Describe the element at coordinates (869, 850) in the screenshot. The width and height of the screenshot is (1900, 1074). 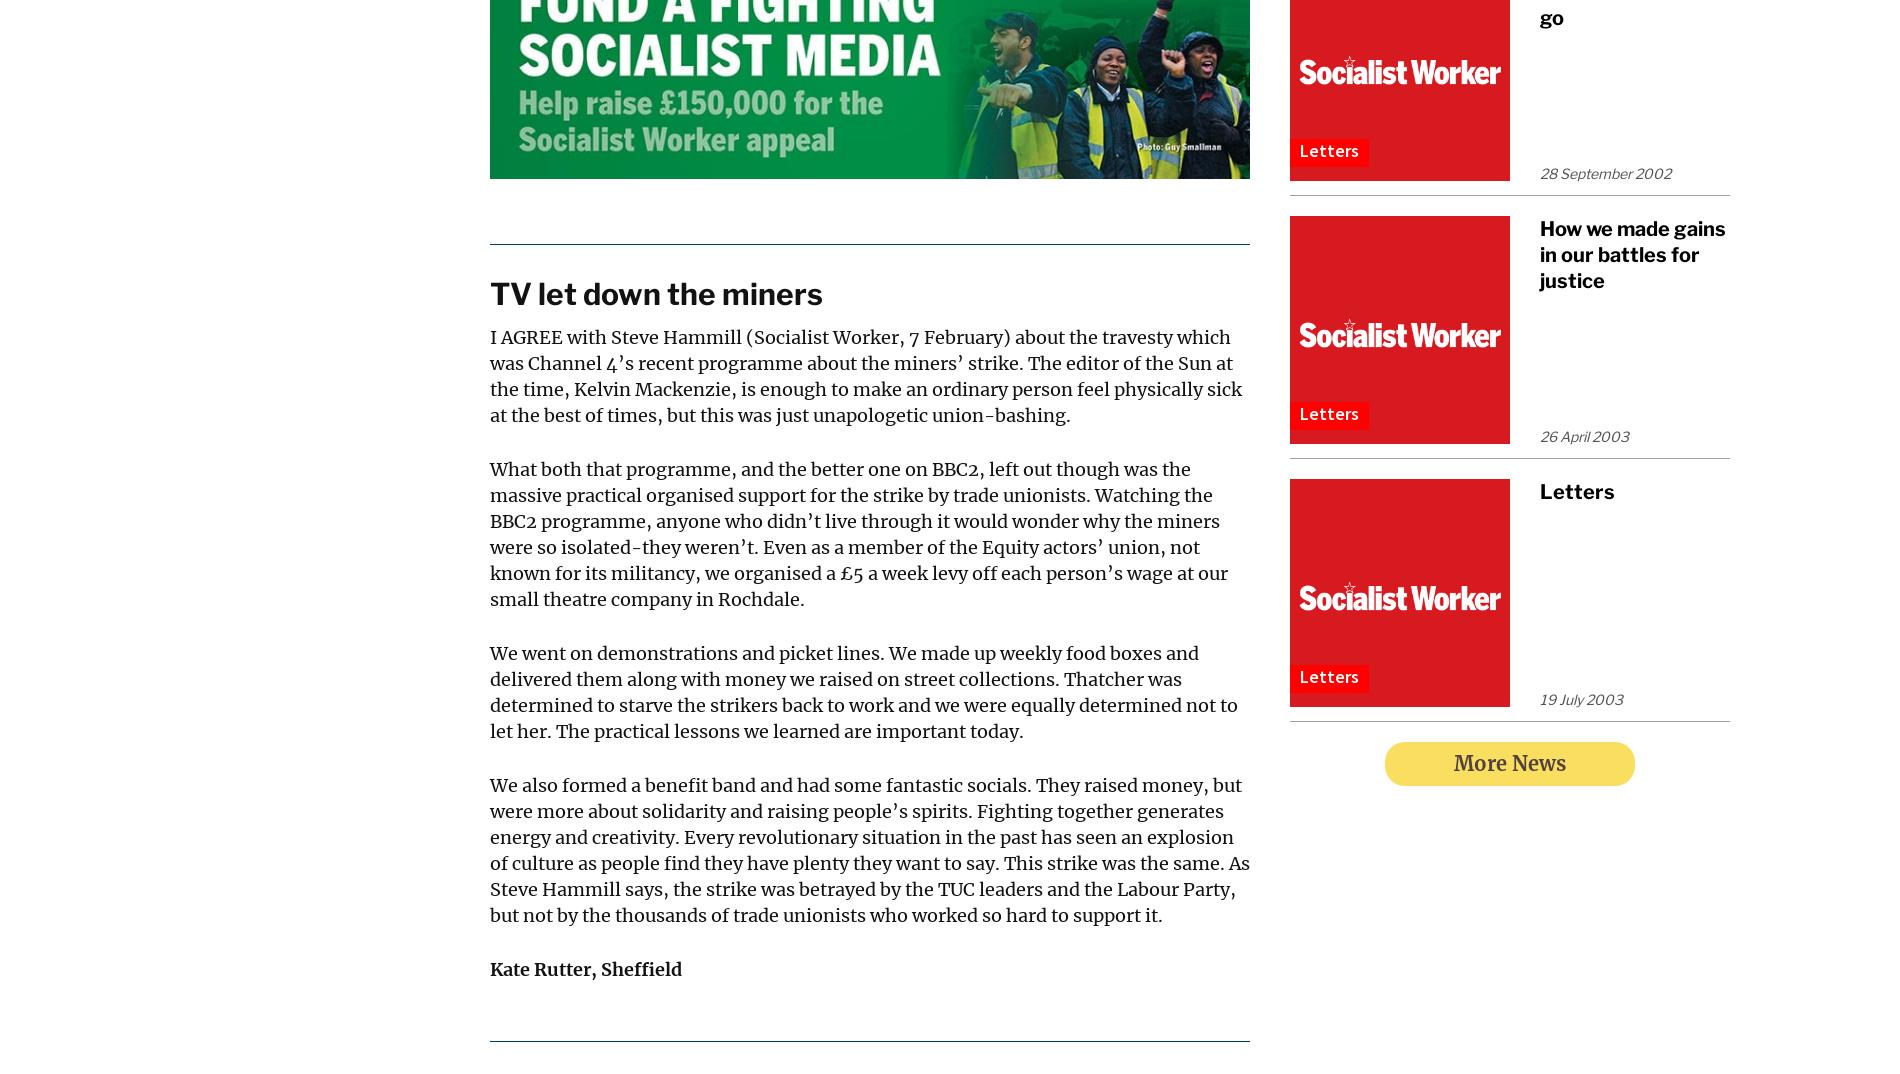
I see `'We also formed a benefit band and had some fantastic socials. They raised money, but were more about solidarity and raising people’s spirits. Fighting together generates energy and creativity. Every revolutionary situation in the past has seen an explosion of culture as people find they have plenty they want to say. This strike was the same. As Steve Hammill says, the strike was betrayed by the TUC leaders and the Labour Party, but not by the thousands of trade unionists who worked so hard to support it.'` at that location.